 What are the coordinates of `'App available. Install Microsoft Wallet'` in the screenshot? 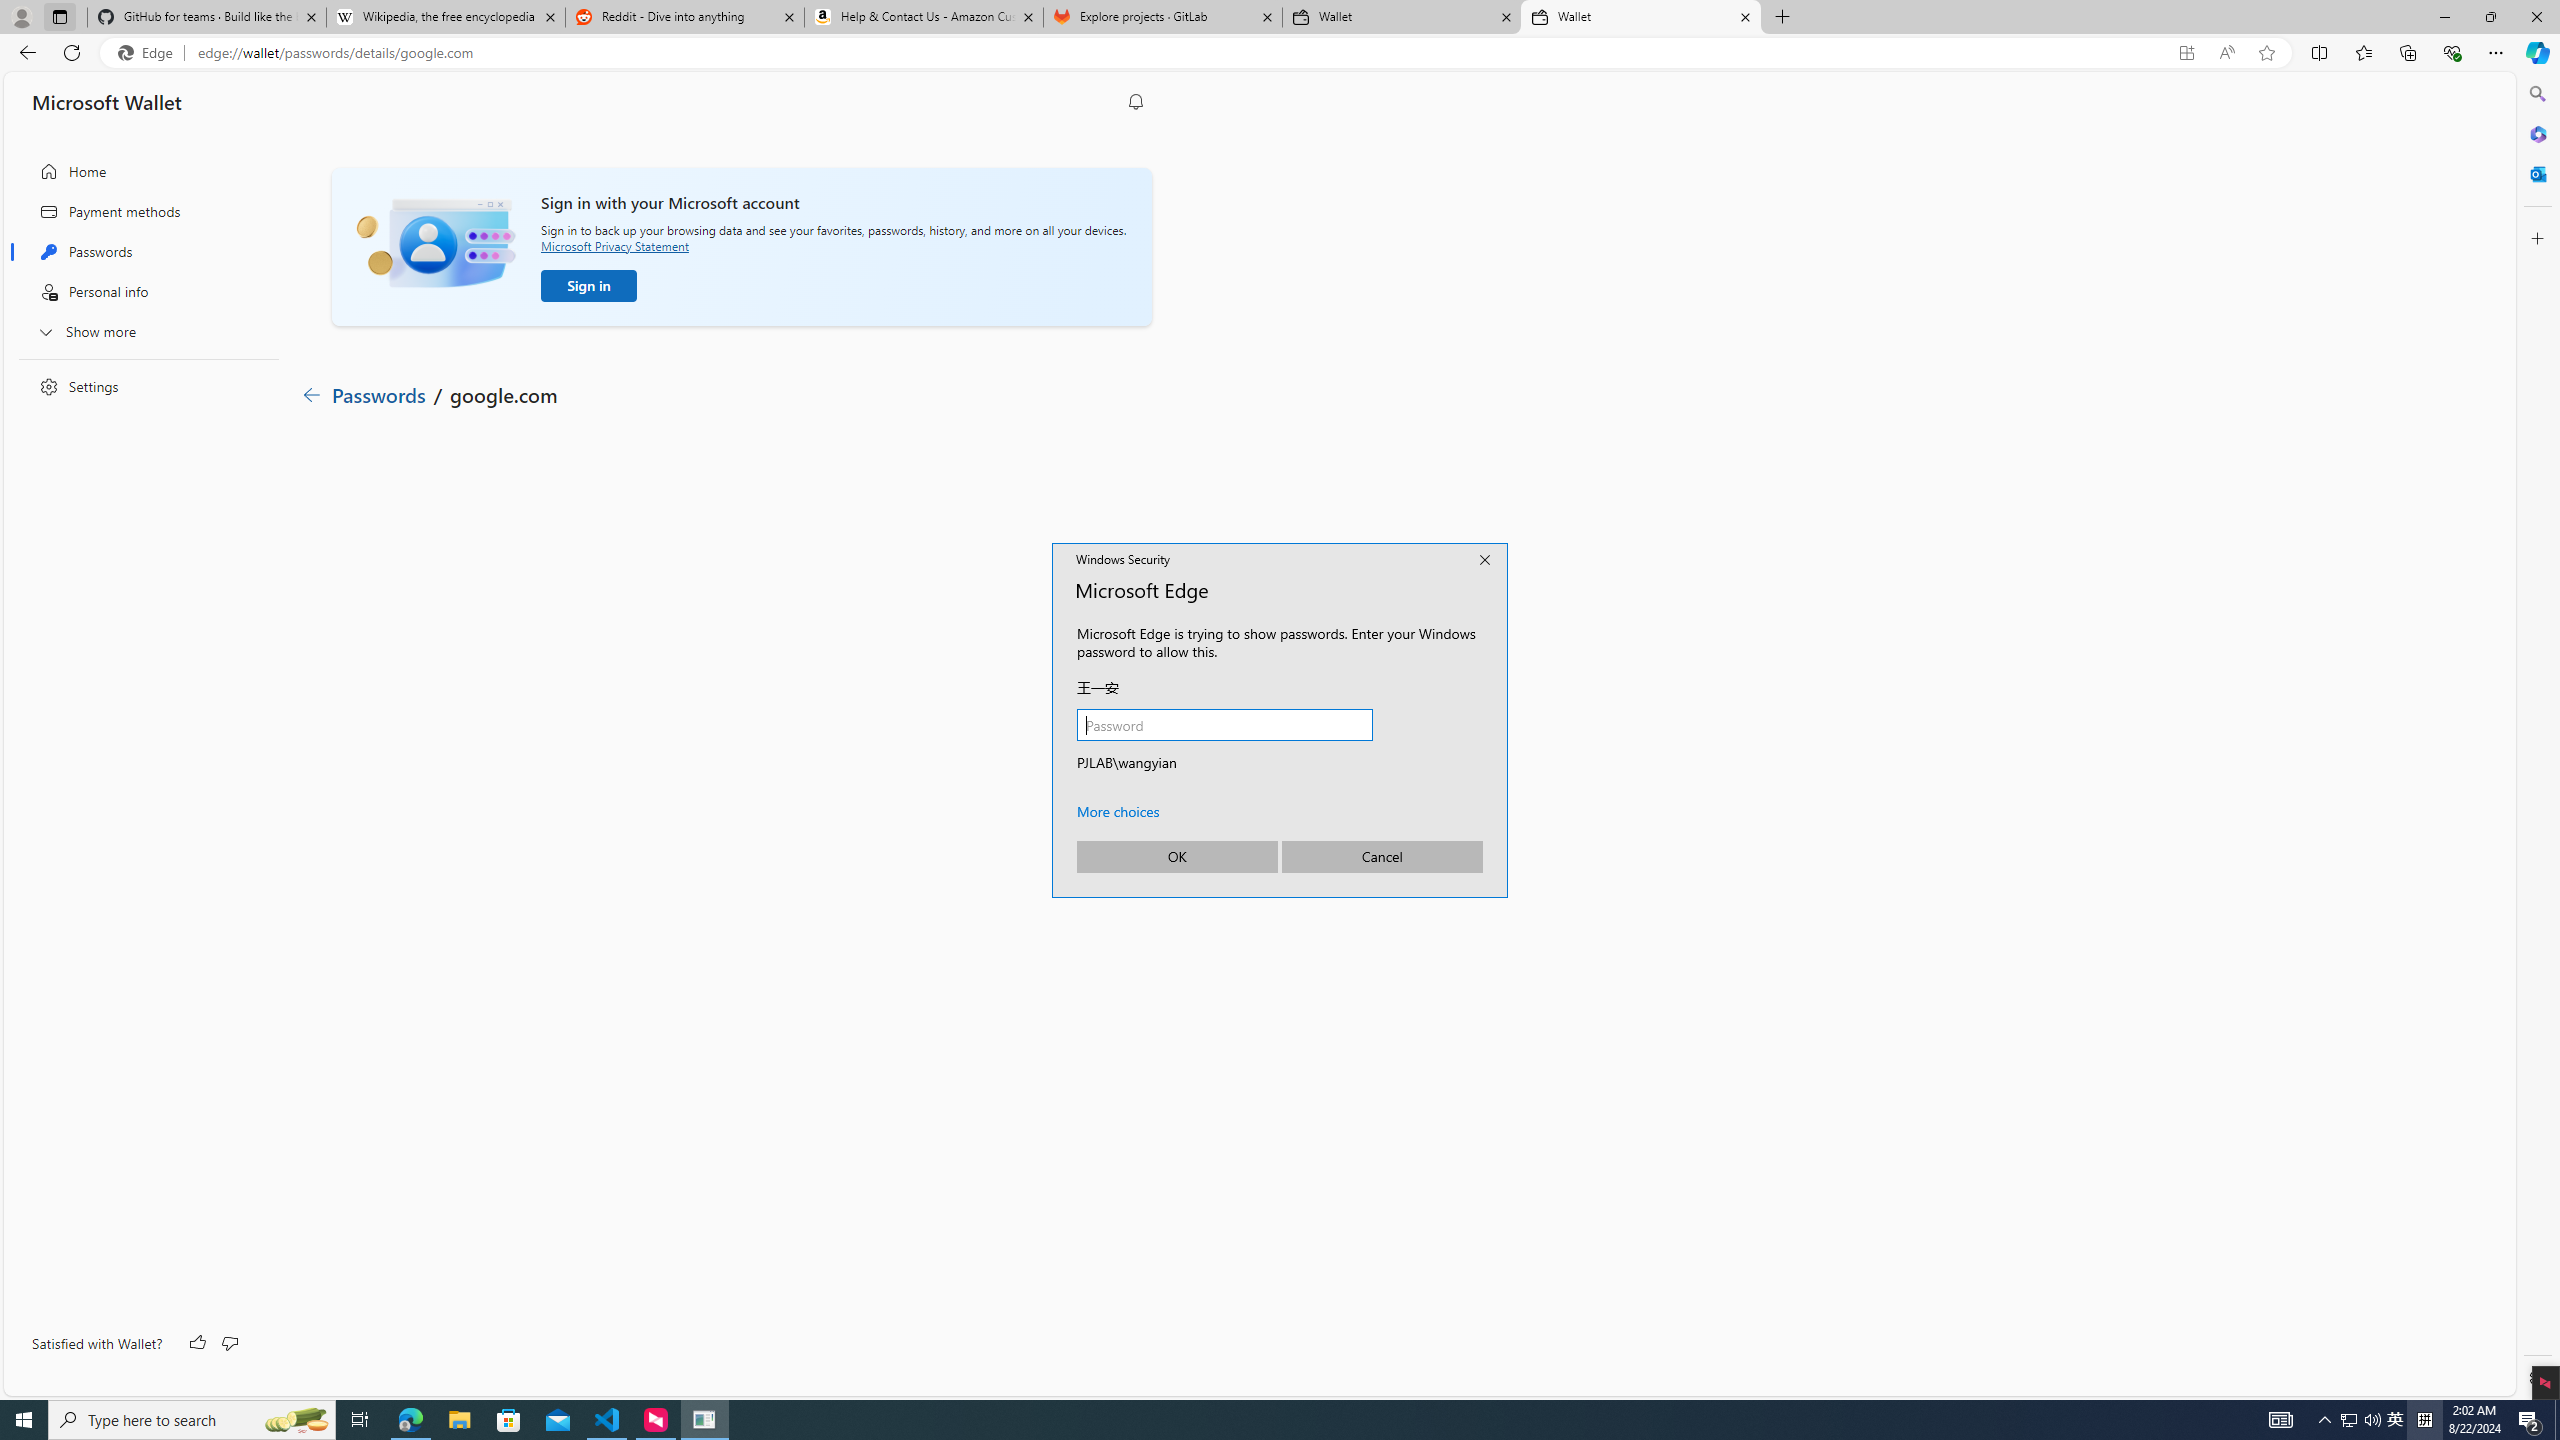 It's located at (2185, 53).